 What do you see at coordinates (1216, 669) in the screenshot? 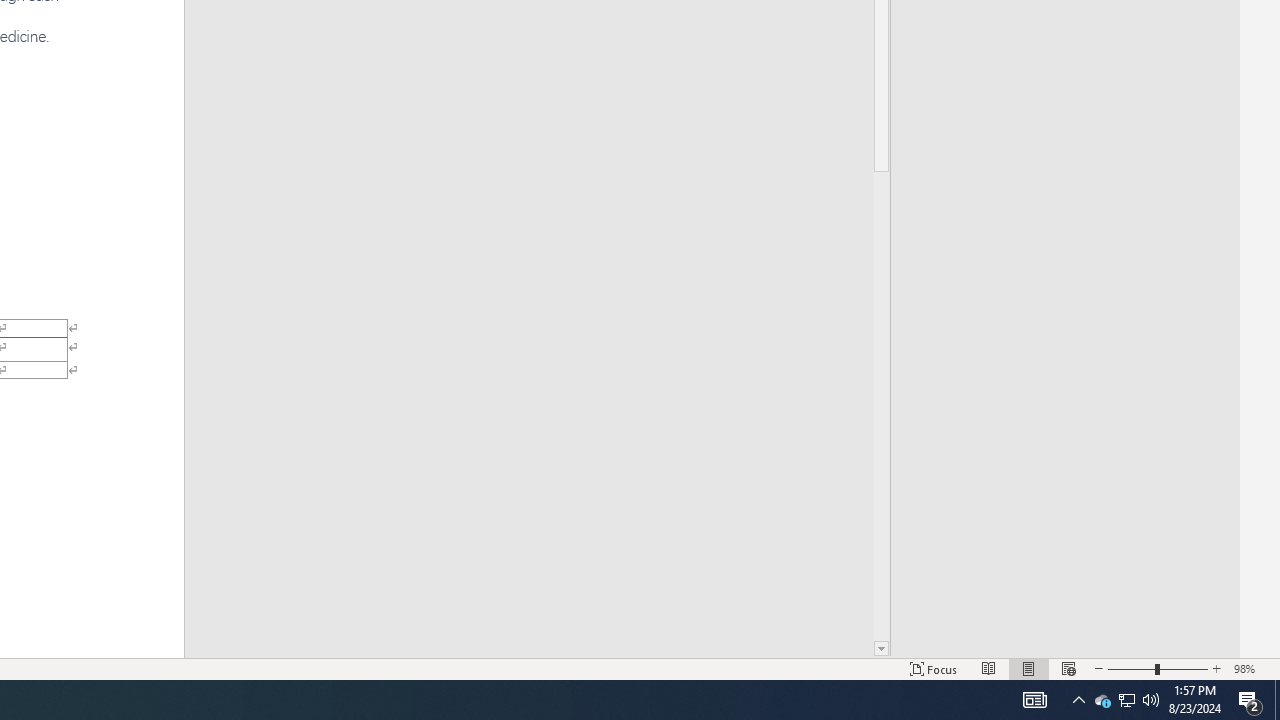
I see `'Zoom In'` at bounding box center [1216, 669].